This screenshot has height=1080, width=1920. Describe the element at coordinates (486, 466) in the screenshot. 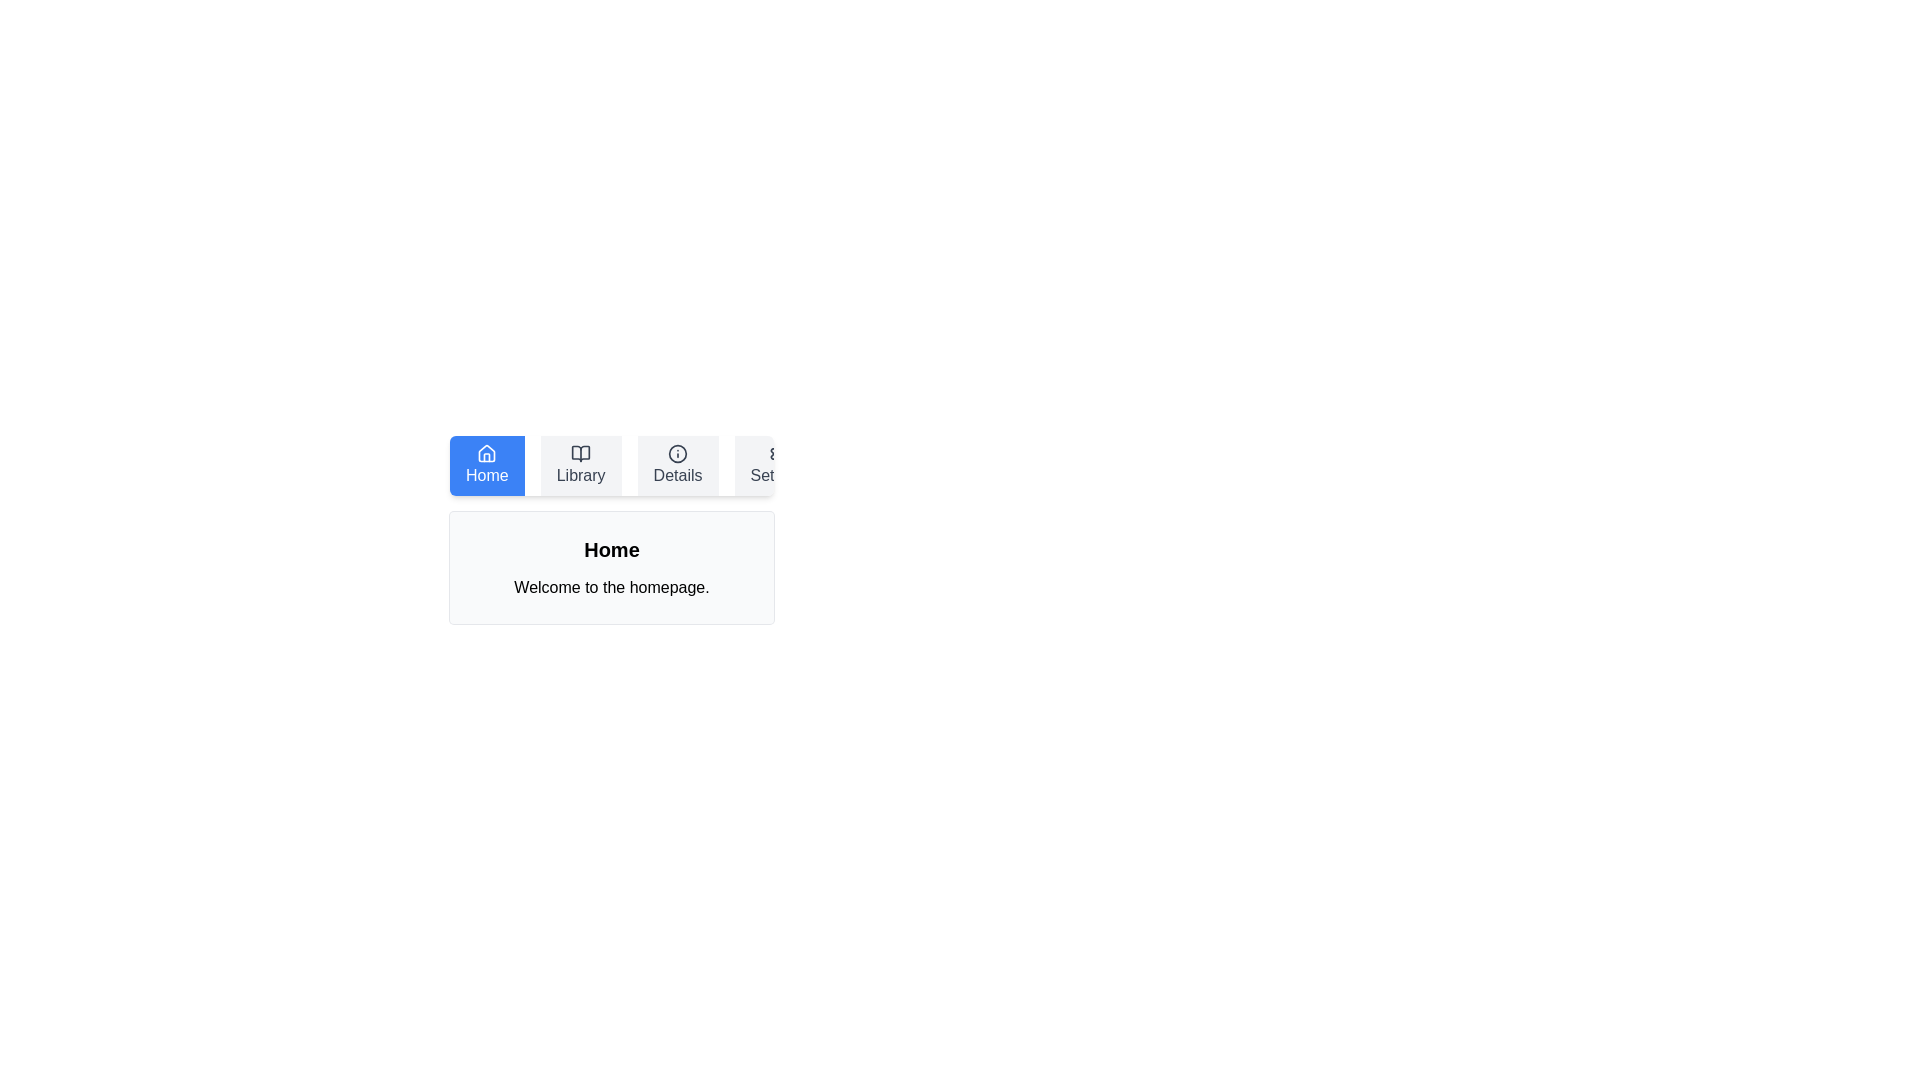

I see `the Home tab to navigate to its section` at that location.